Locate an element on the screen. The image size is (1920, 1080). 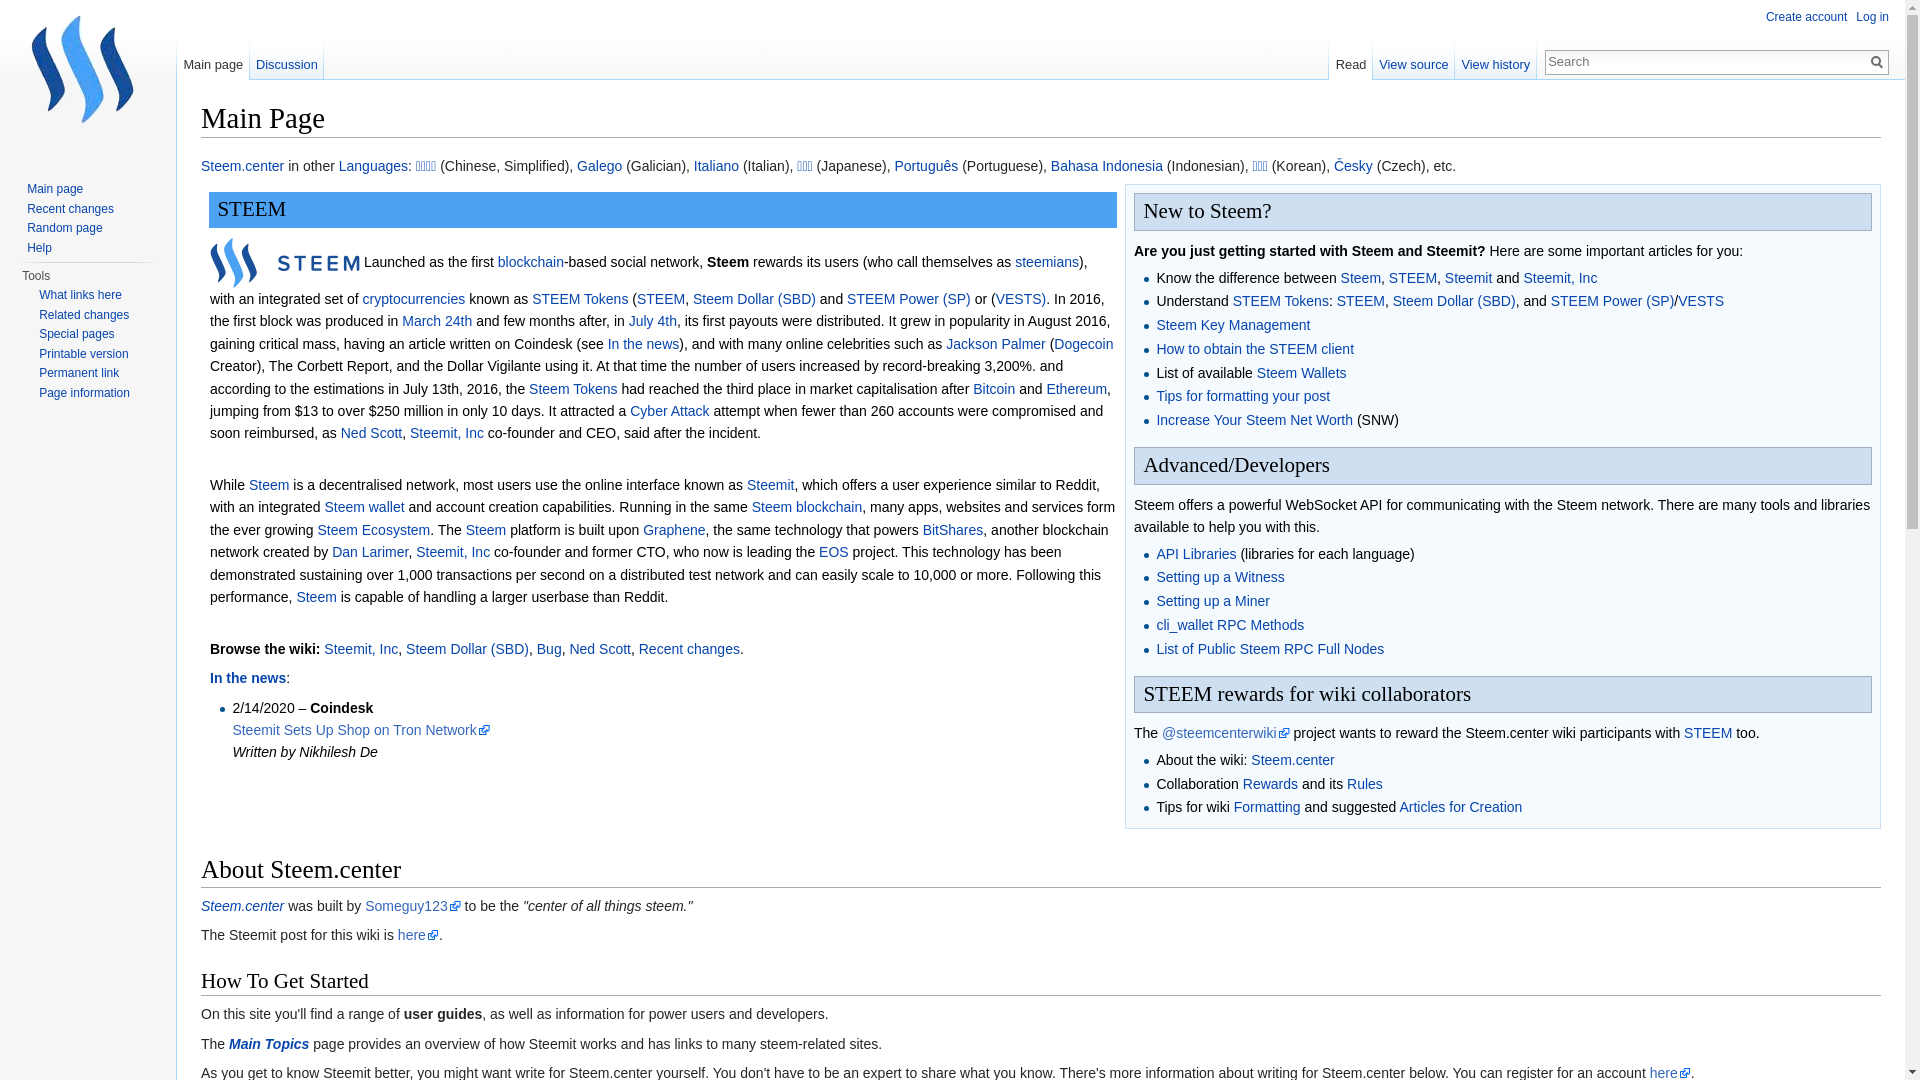
'March 24th' is located at coordinates (435, 319).